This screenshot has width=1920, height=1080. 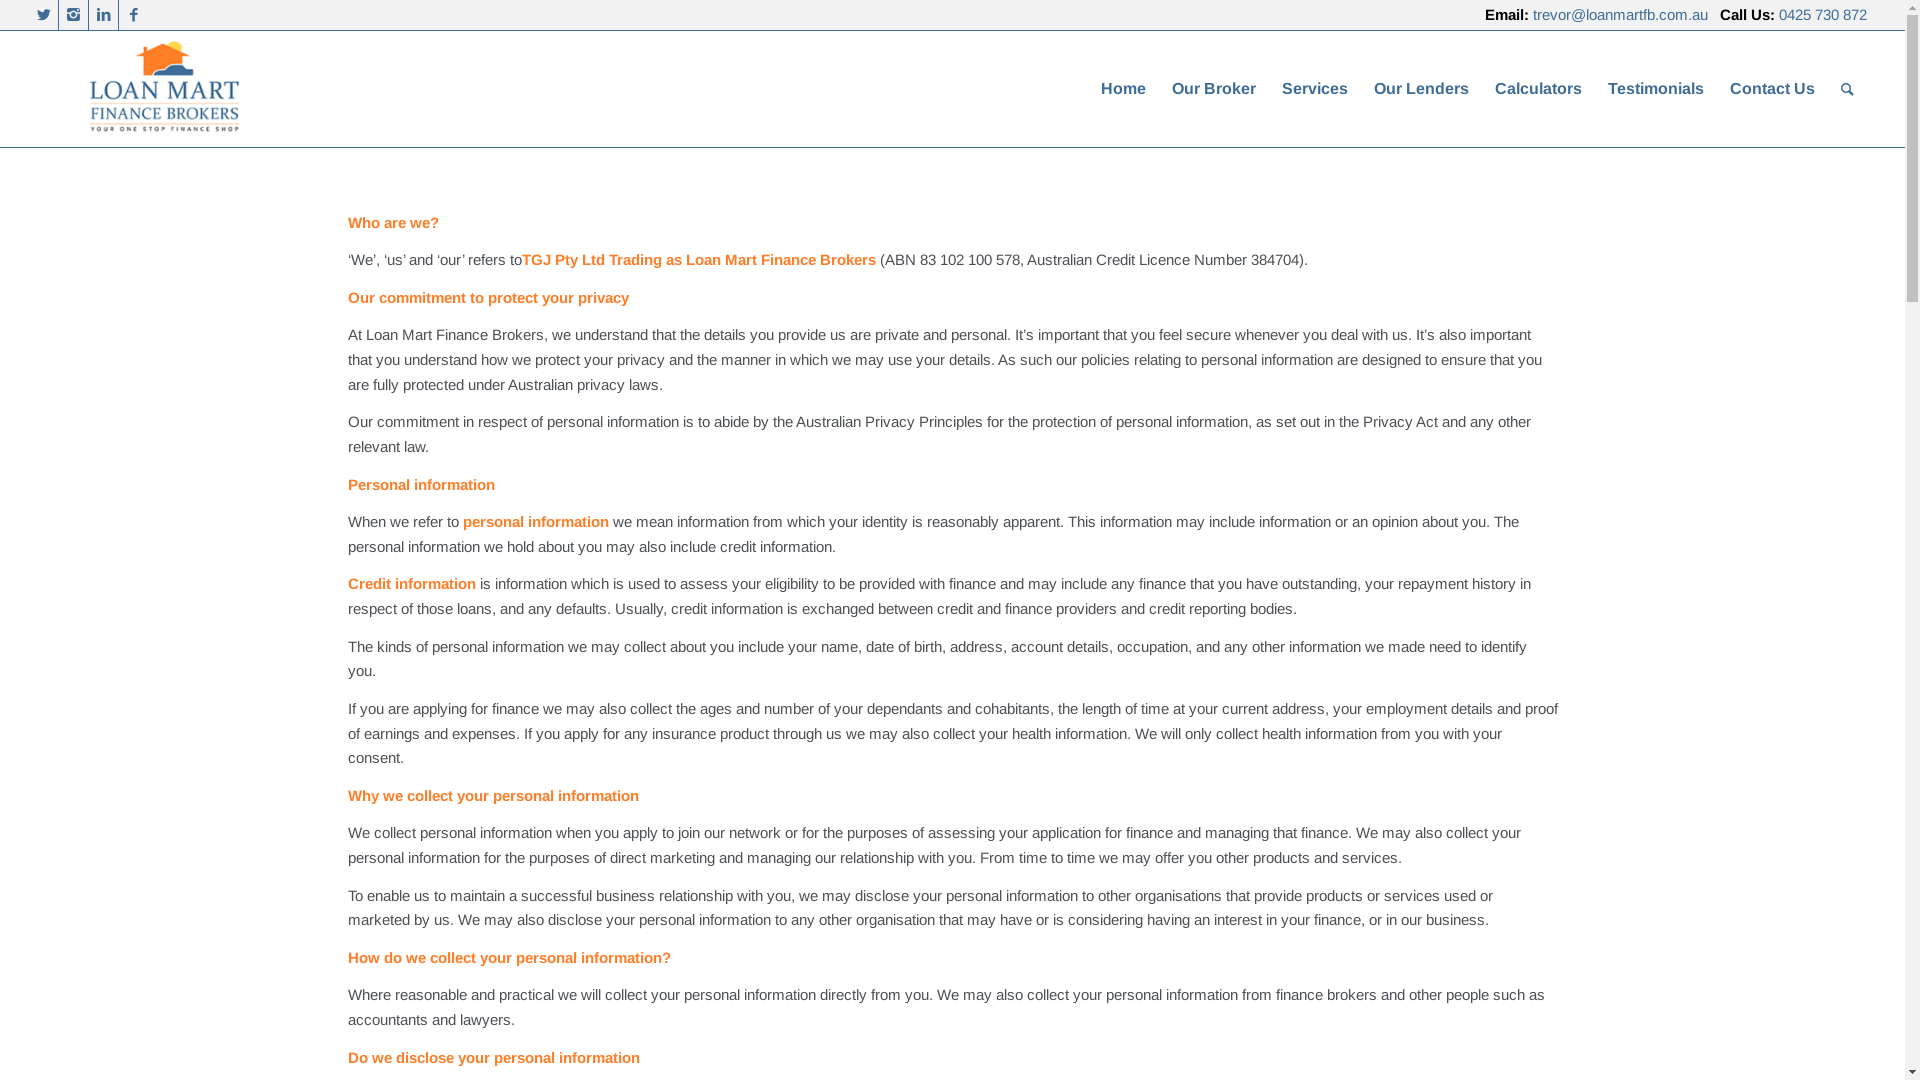 I want to click on 'LinkedIn', so click(x=102, y=15).